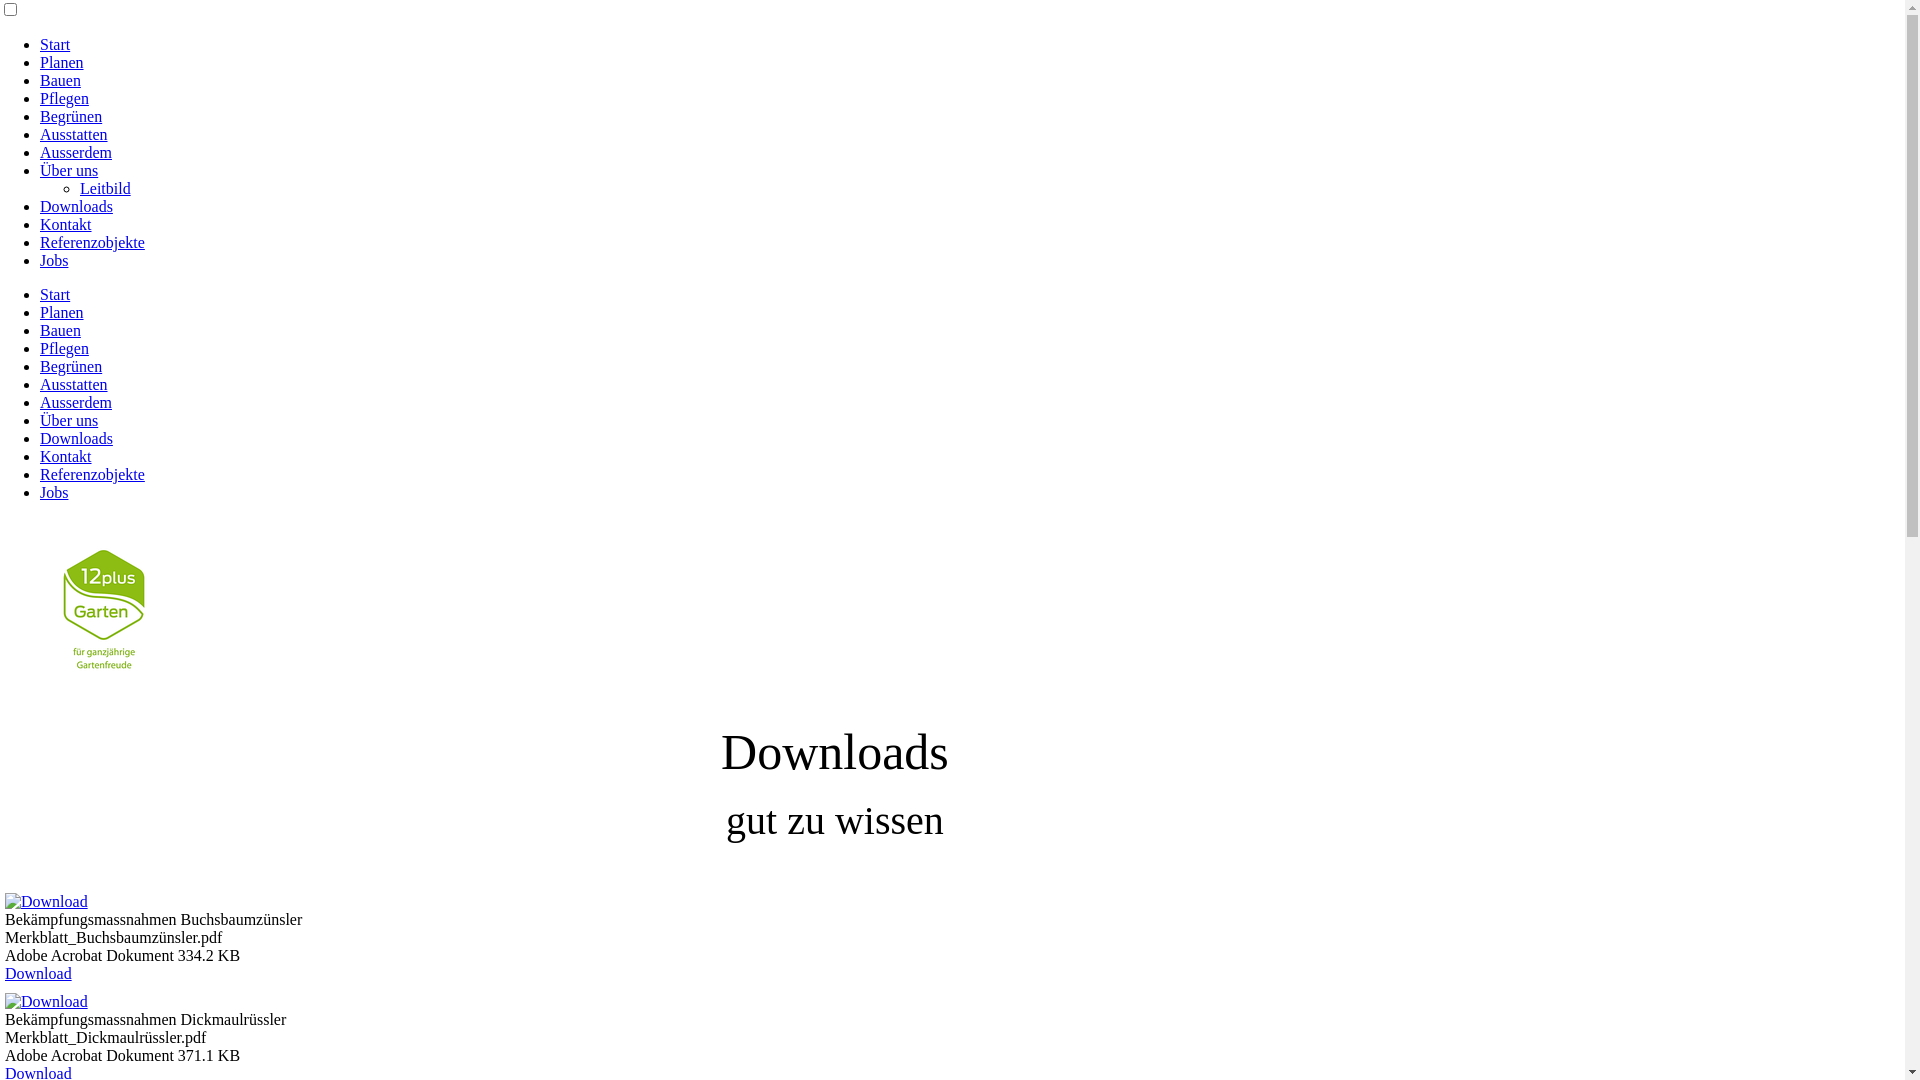 The height and width of the screenshot is (1080, 1920). Describe the element at coordinates (66, 224) in the screenshot. I see `'Kontakt'` at that location.